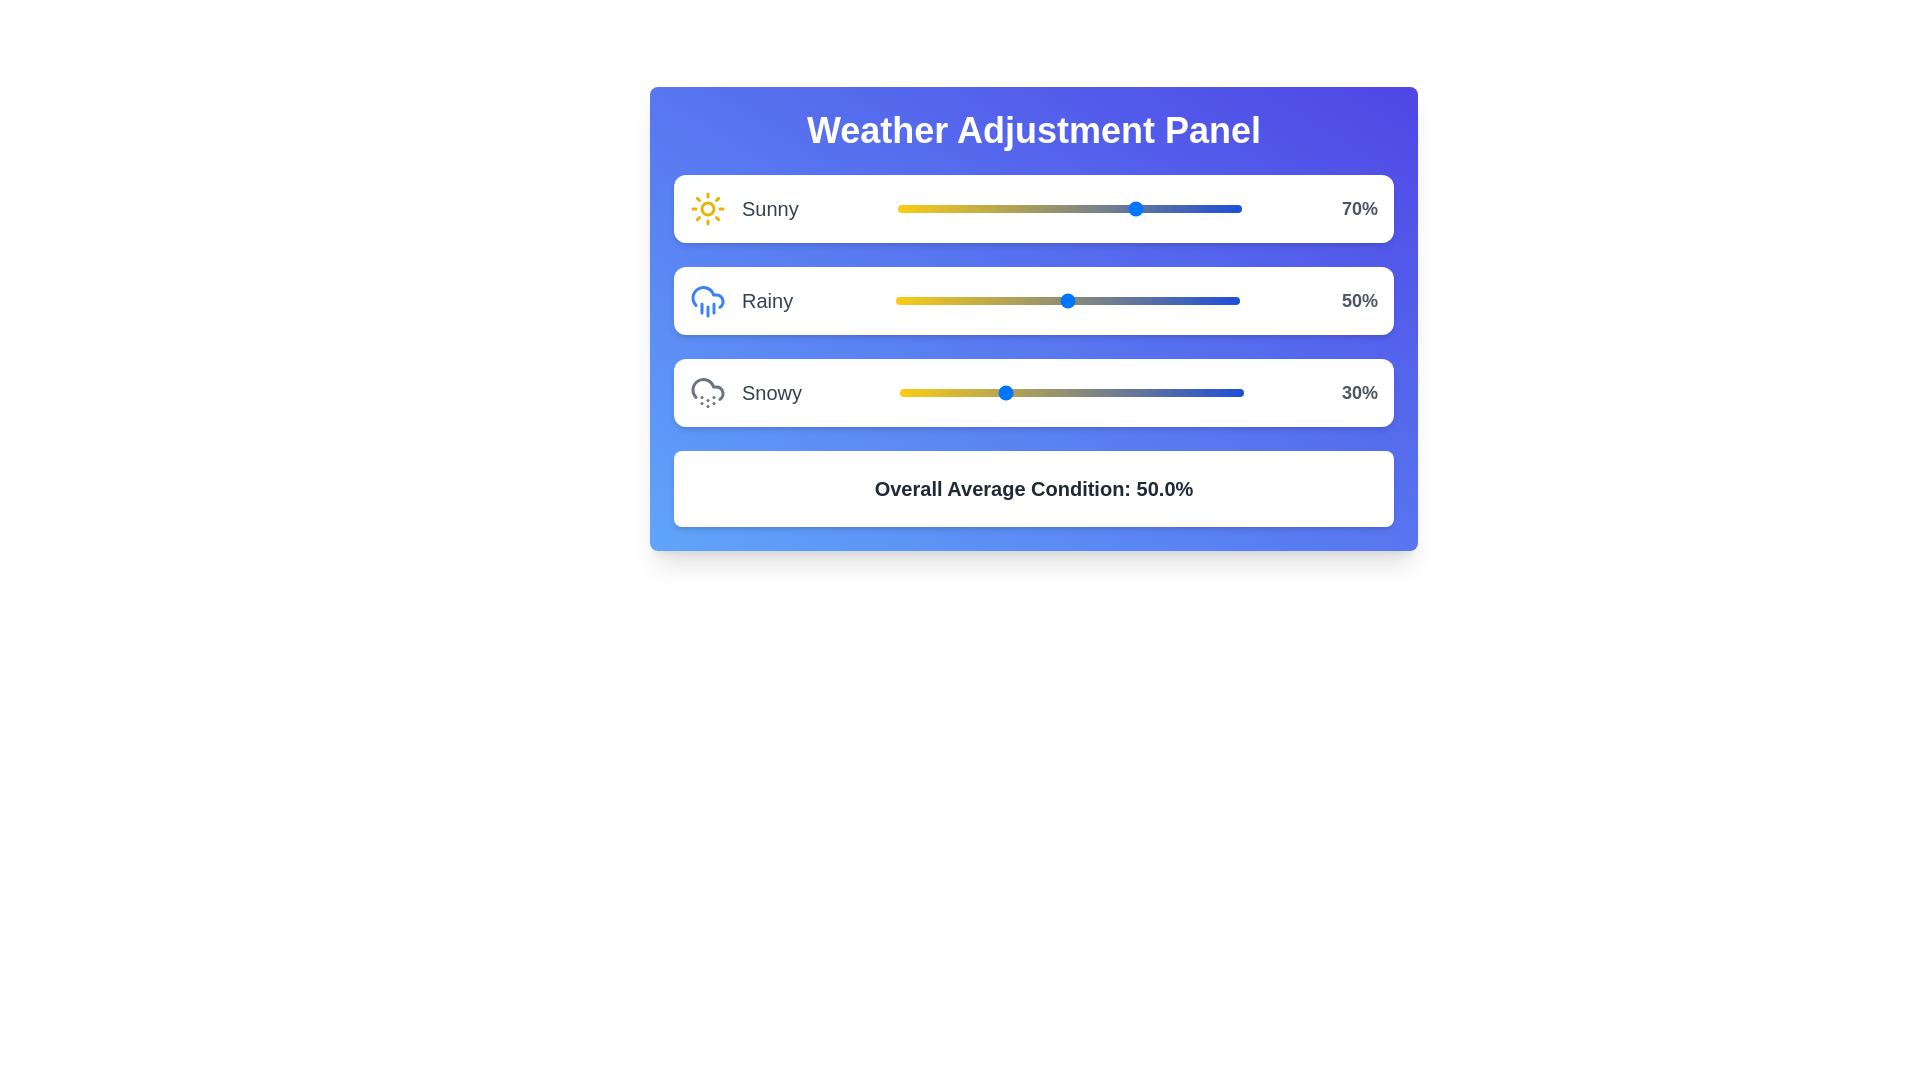  What do you see at coordinates (930, 393) in the screenshot?
I see `the snowy condition percentage` at bounding box center [930, 393].